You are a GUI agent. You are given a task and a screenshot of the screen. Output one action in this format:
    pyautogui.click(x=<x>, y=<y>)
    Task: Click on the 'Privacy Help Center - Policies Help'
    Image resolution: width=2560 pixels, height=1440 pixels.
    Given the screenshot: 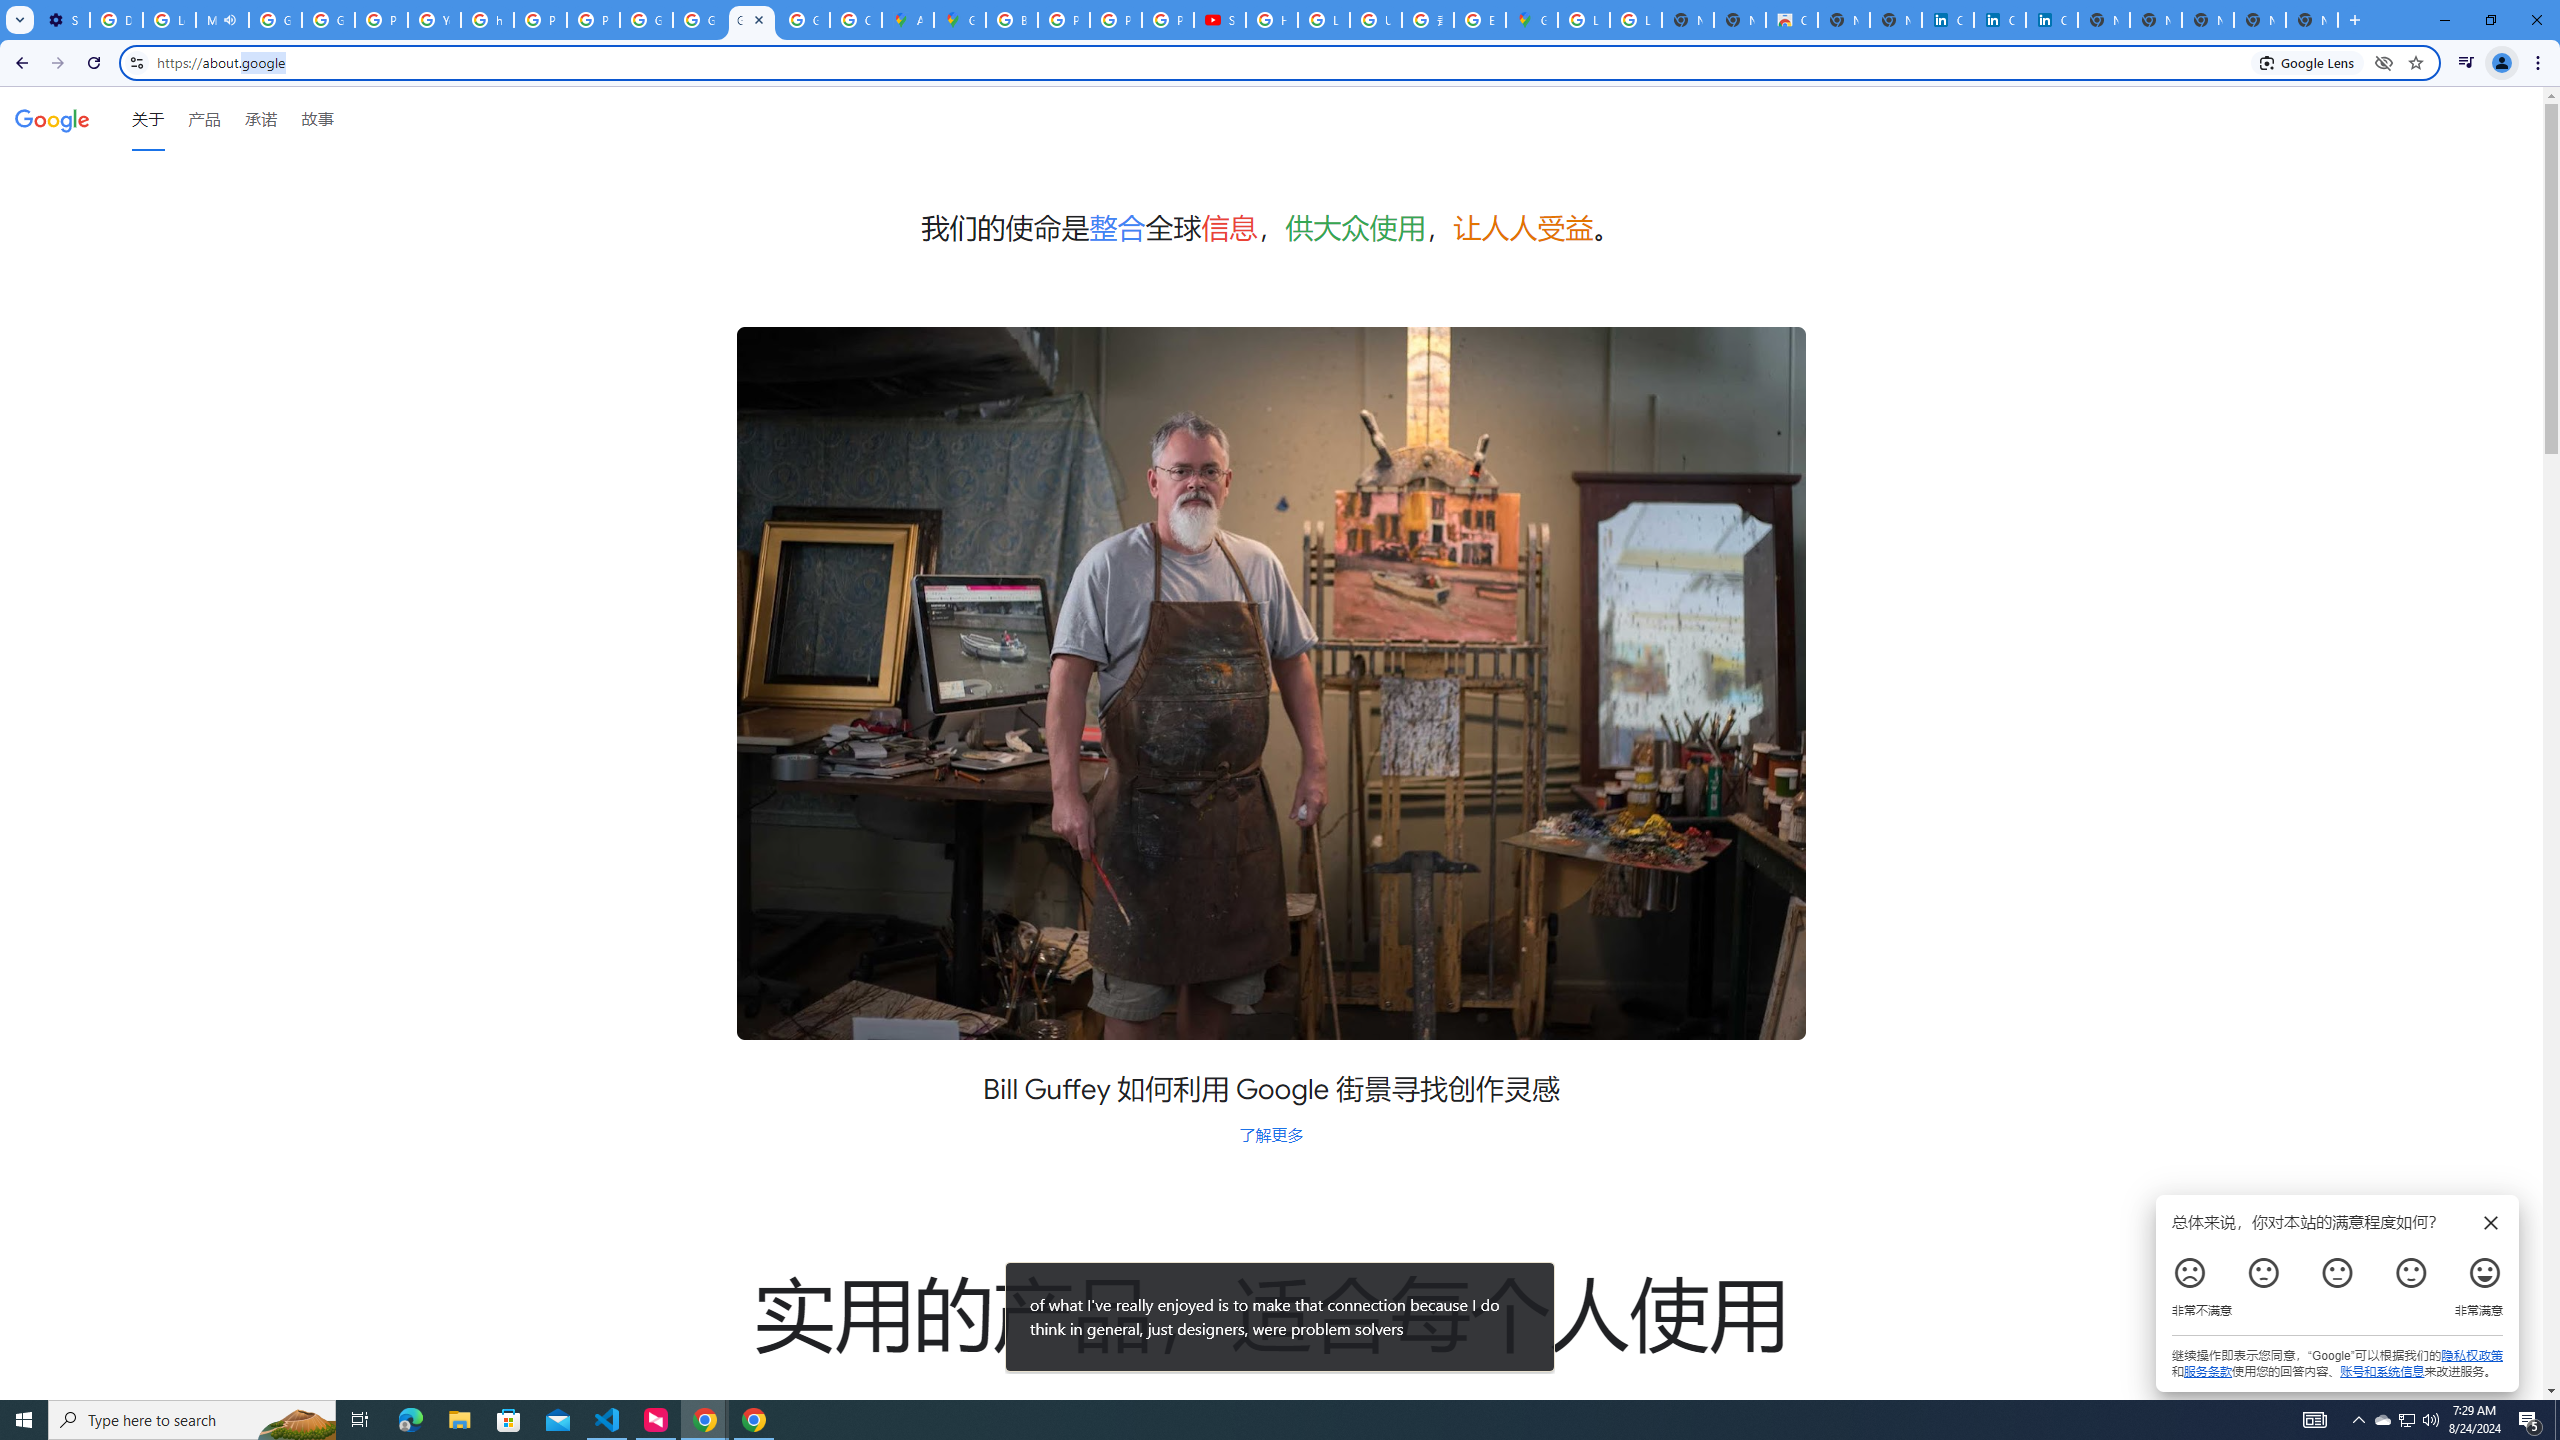 What is the action you would take?
    pyautogui.click(x=1063, y=19)
    